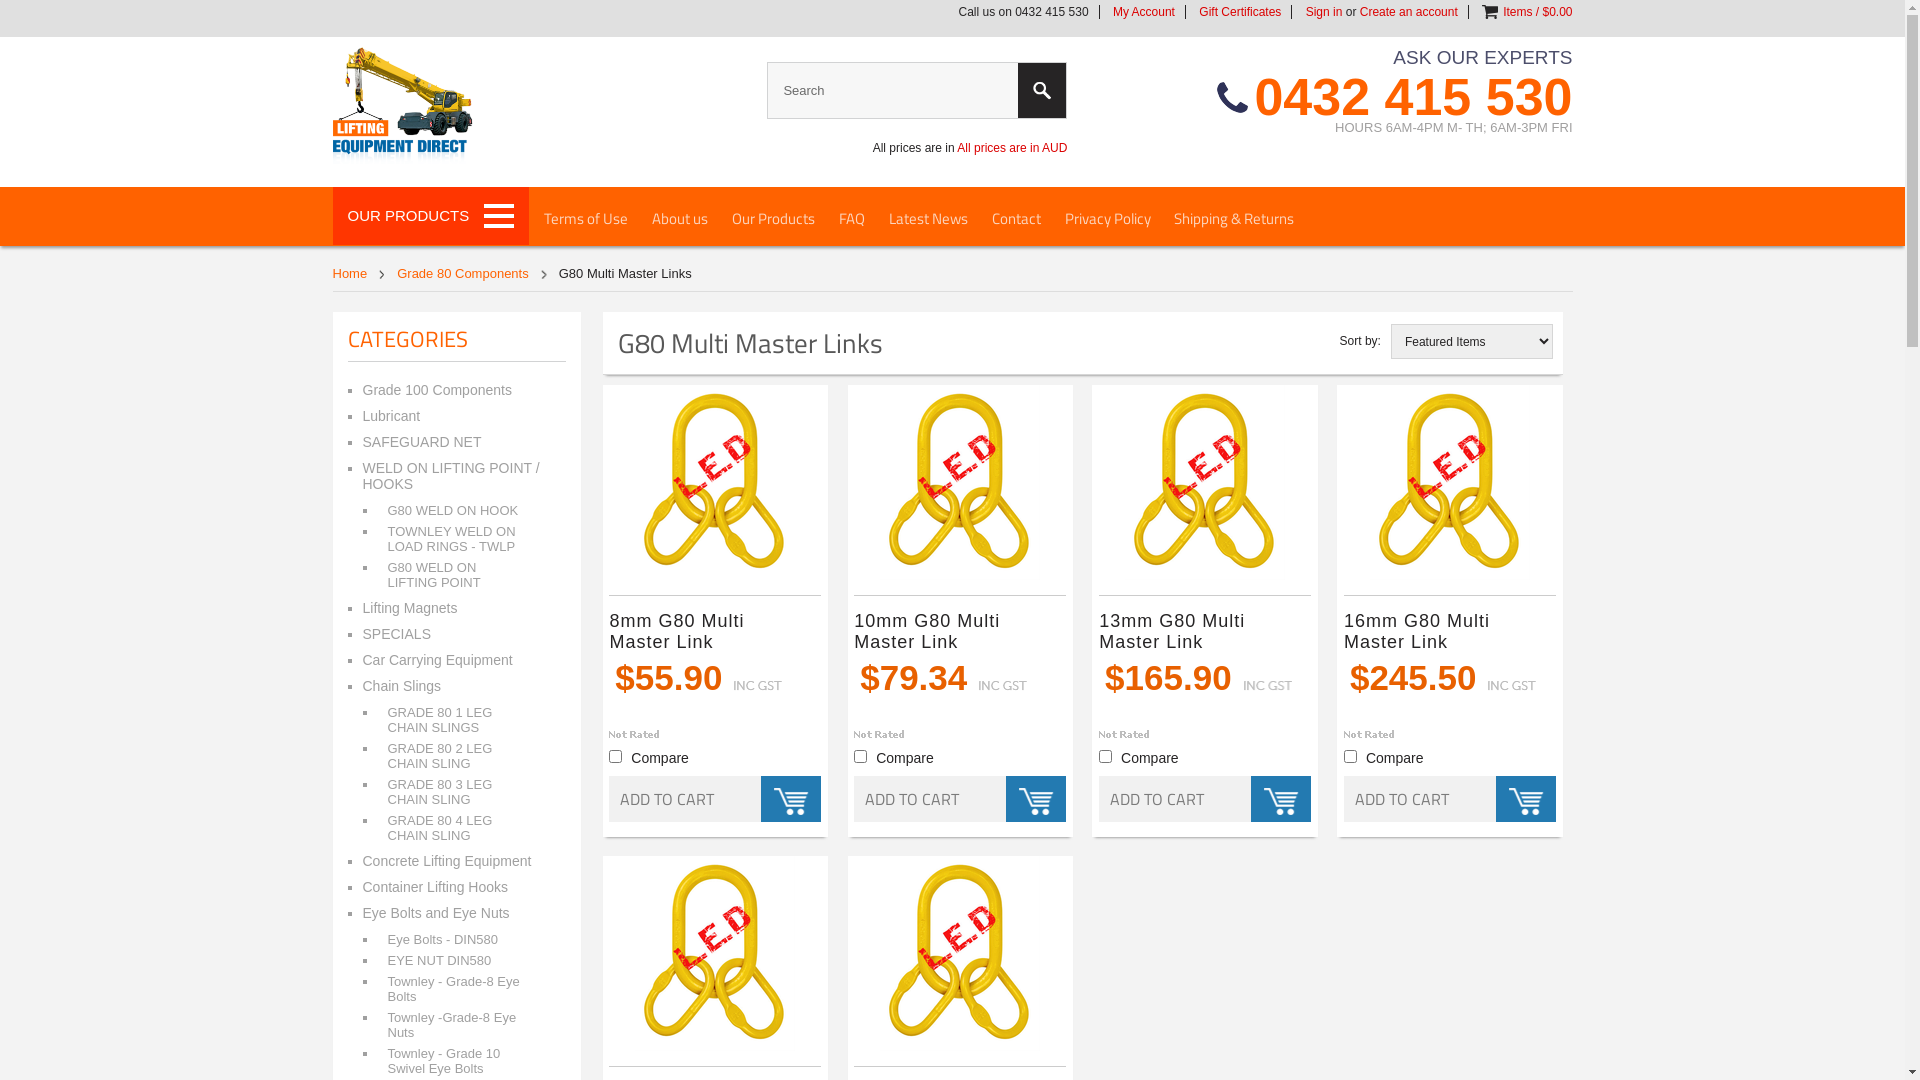 The image size is (1920, 1080). Describe the element at coordinates (358, 273) in the screenshot. I see `'Home'` at that location.